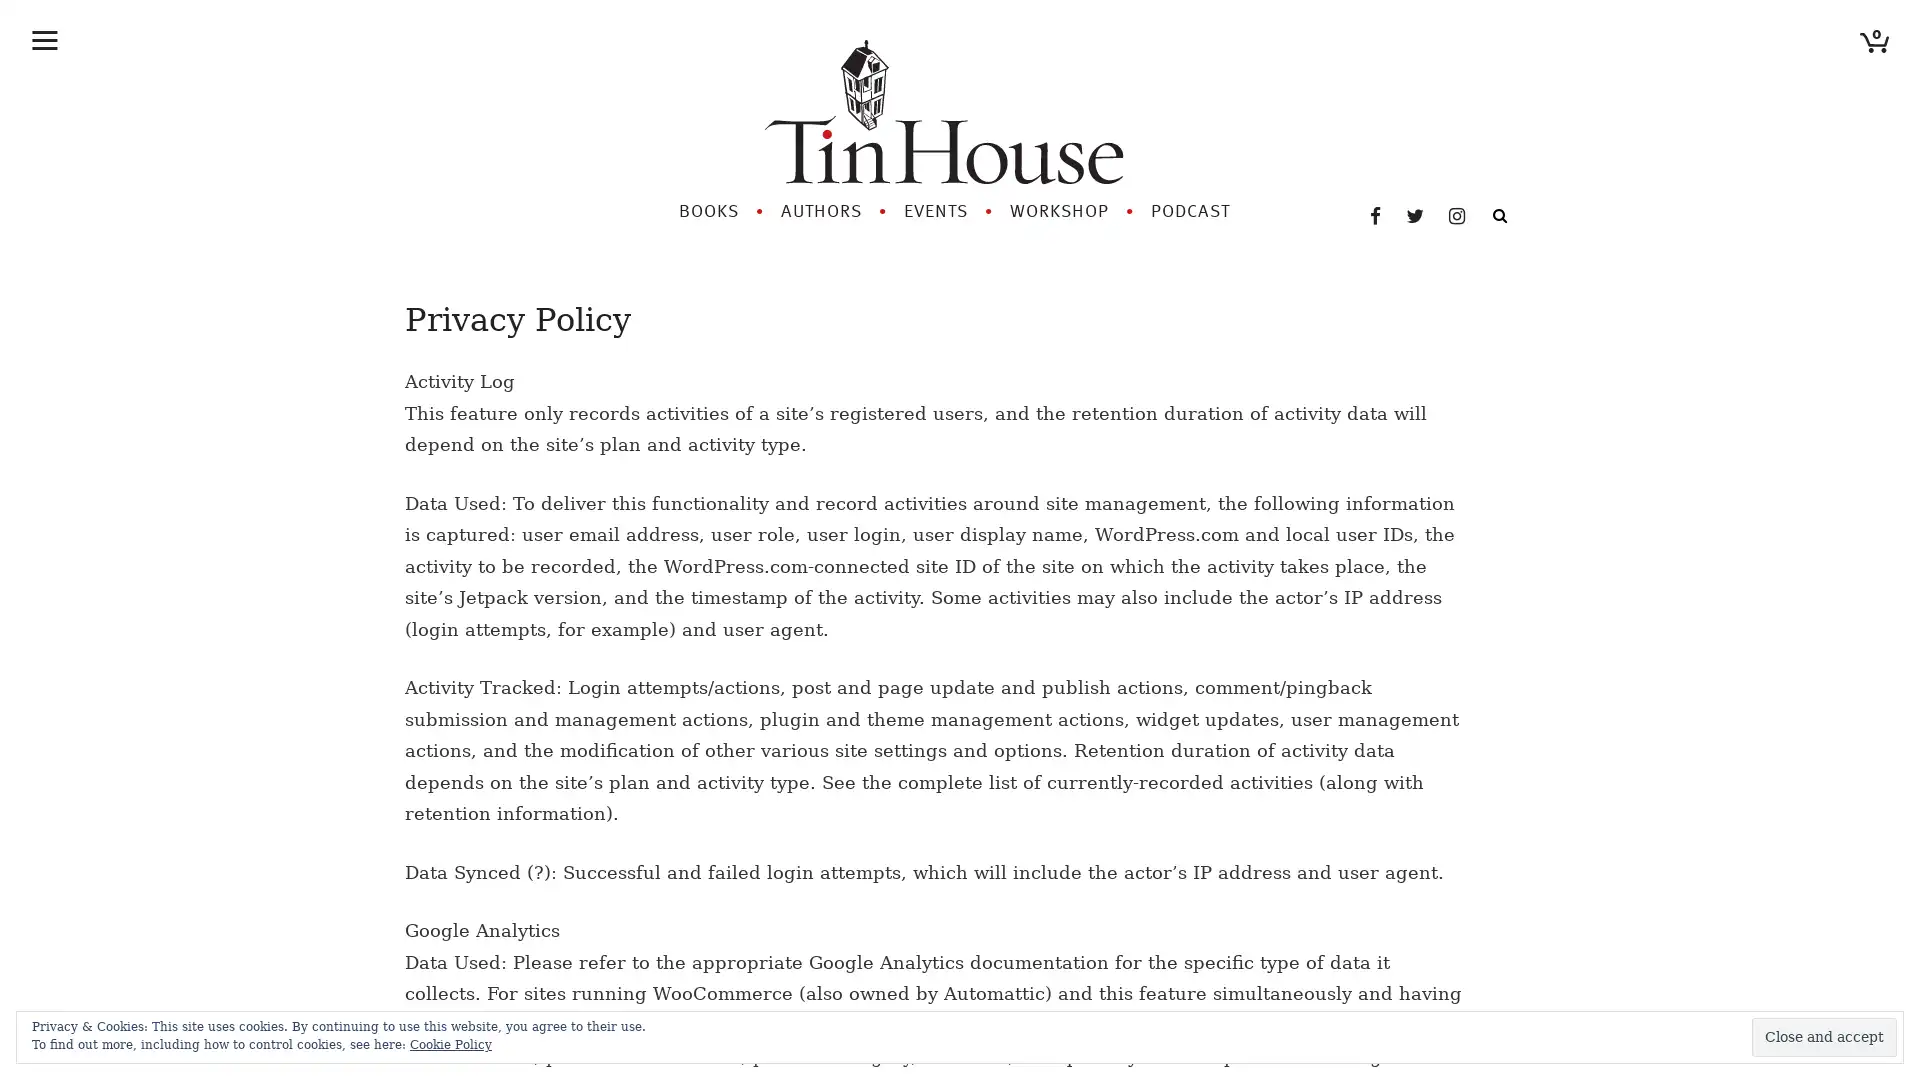 This screenshot has width=1920, height=1080. What do you see at coordinates (1824, 1036) in the screenshot?
I see `Close and accept` at bounding box center [1824, 1036].